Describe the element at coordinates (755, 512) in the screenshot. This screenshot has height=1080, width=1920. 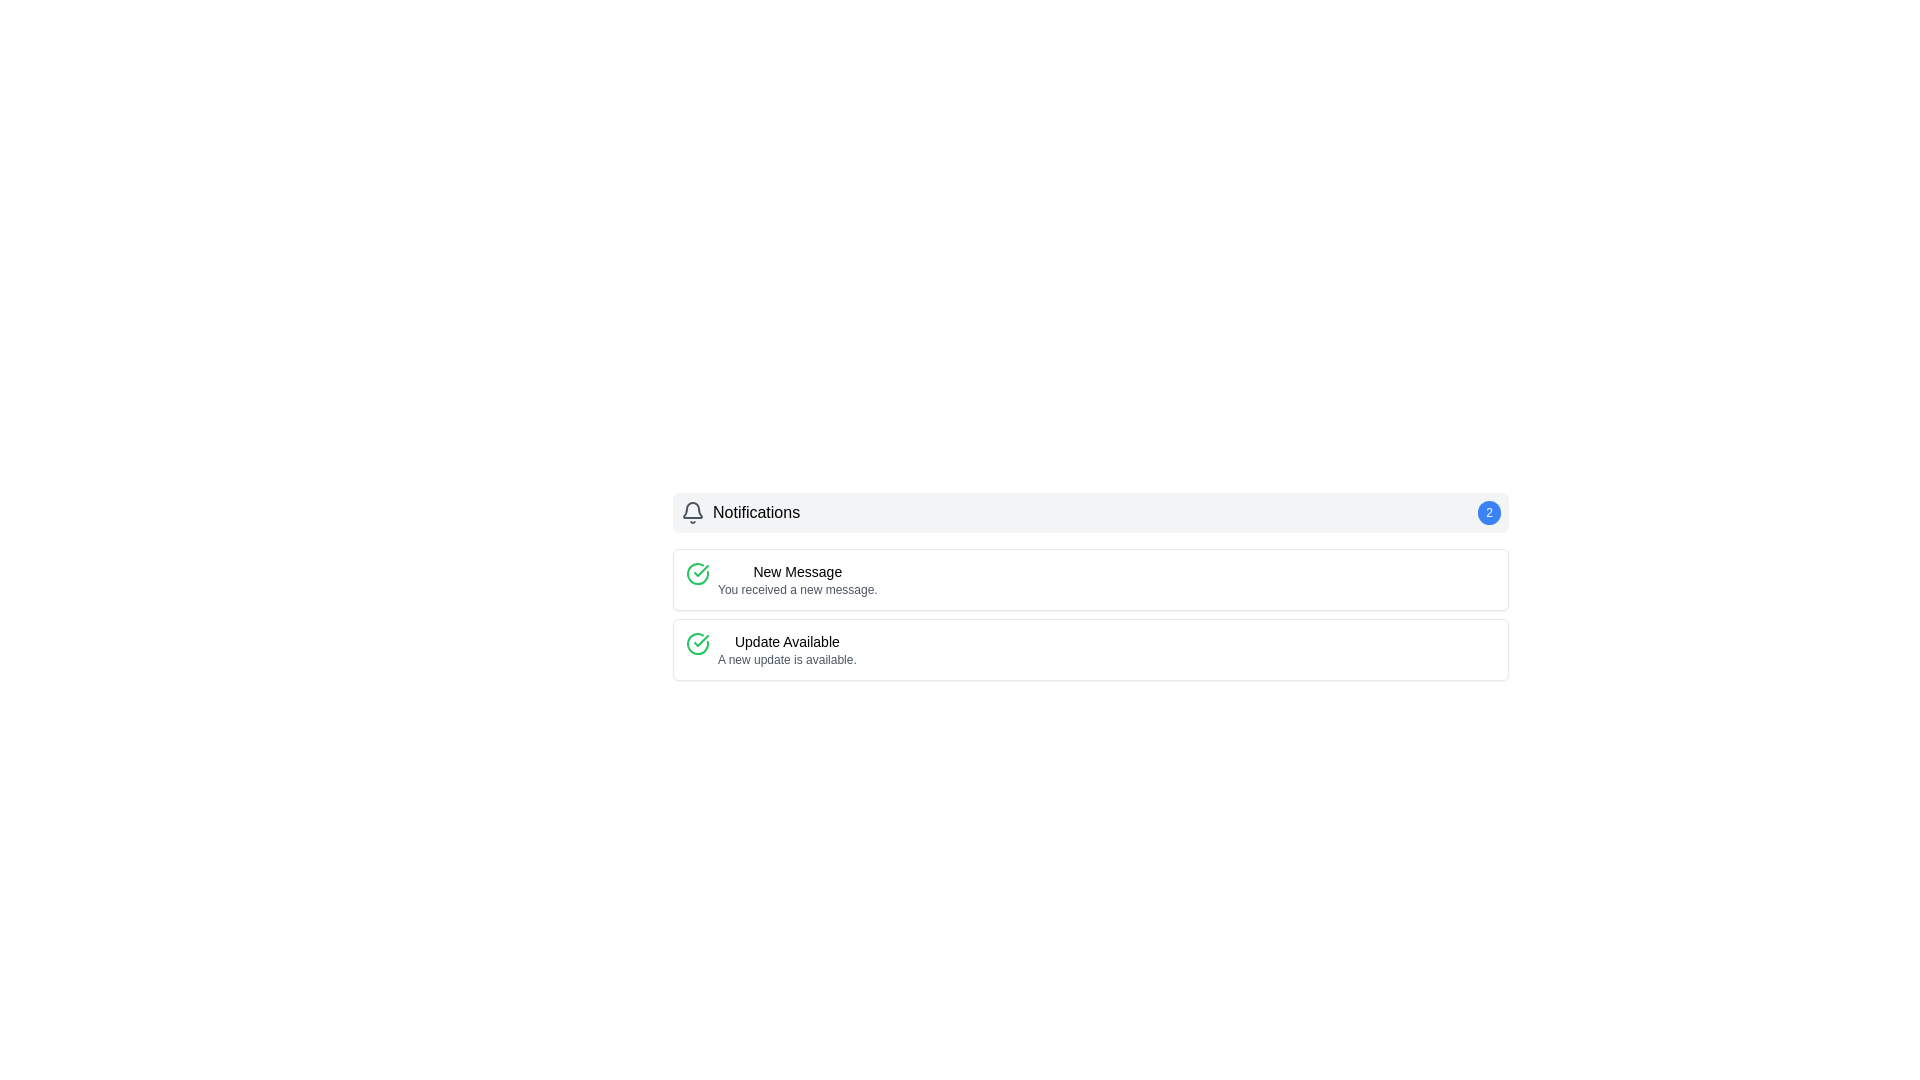
I see `the 'Notifications' text label, which is displayed in medium-weight font and located to the right of a bell icon, indicating it is part of the notification section` at that location.